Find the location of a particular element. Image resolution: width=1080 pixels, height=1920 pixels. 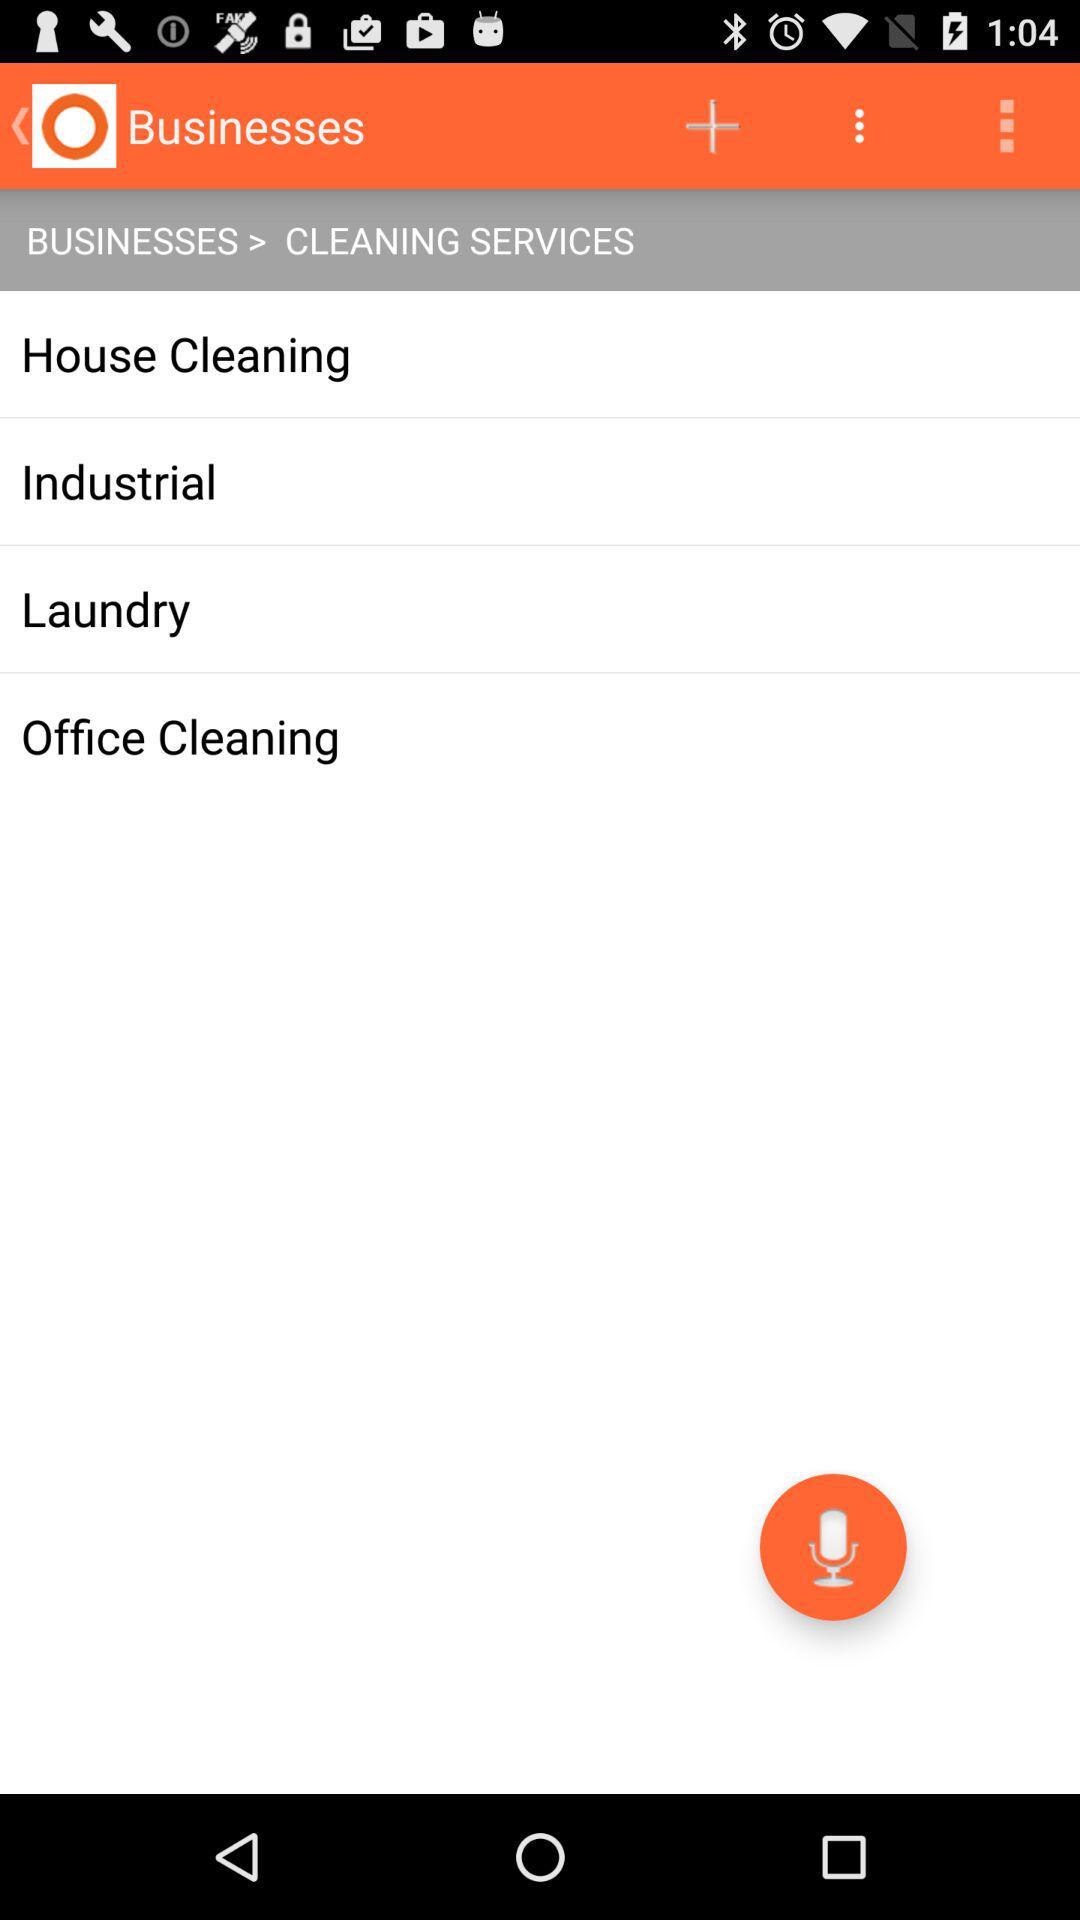

the icon below the industrial icon is located at coordinates (540, 608).